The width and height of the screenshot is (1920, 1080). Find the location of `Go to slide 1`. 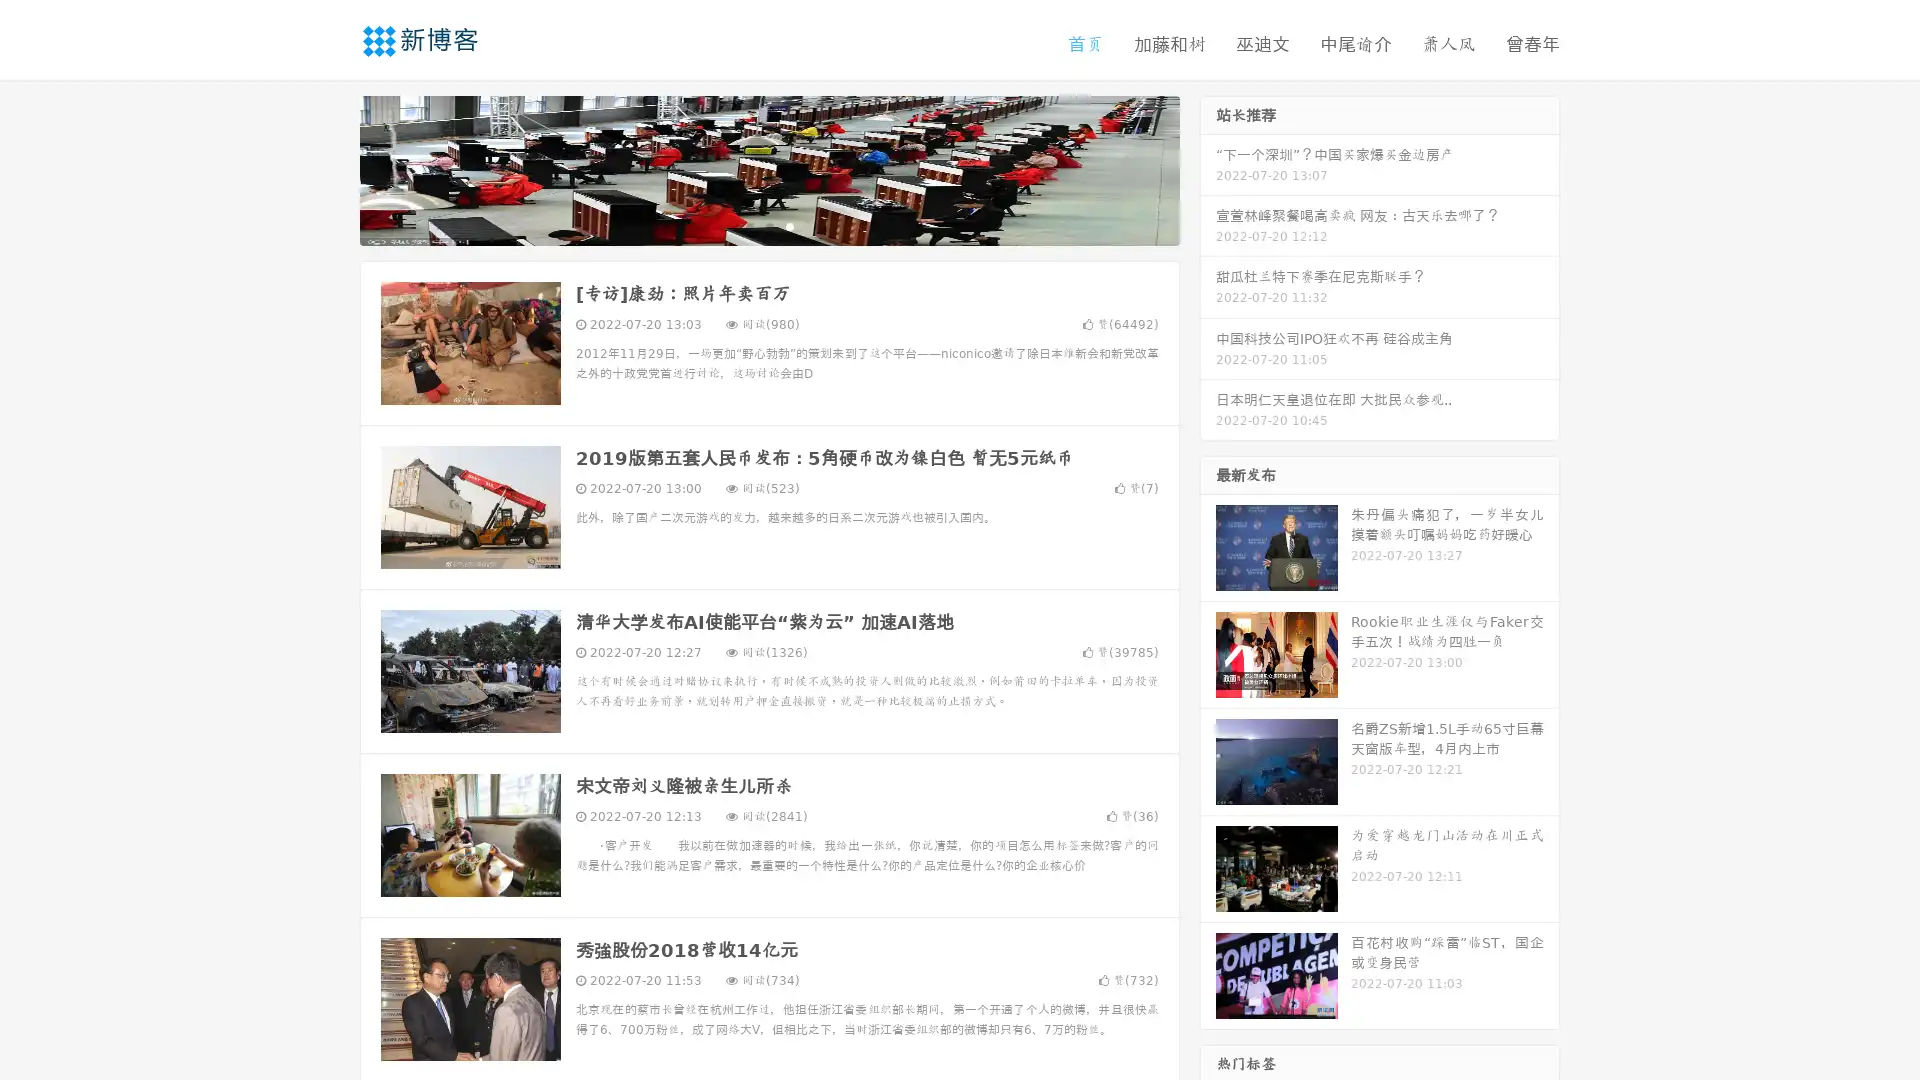

Go to slide 1 is located at coordinates (748, 225).